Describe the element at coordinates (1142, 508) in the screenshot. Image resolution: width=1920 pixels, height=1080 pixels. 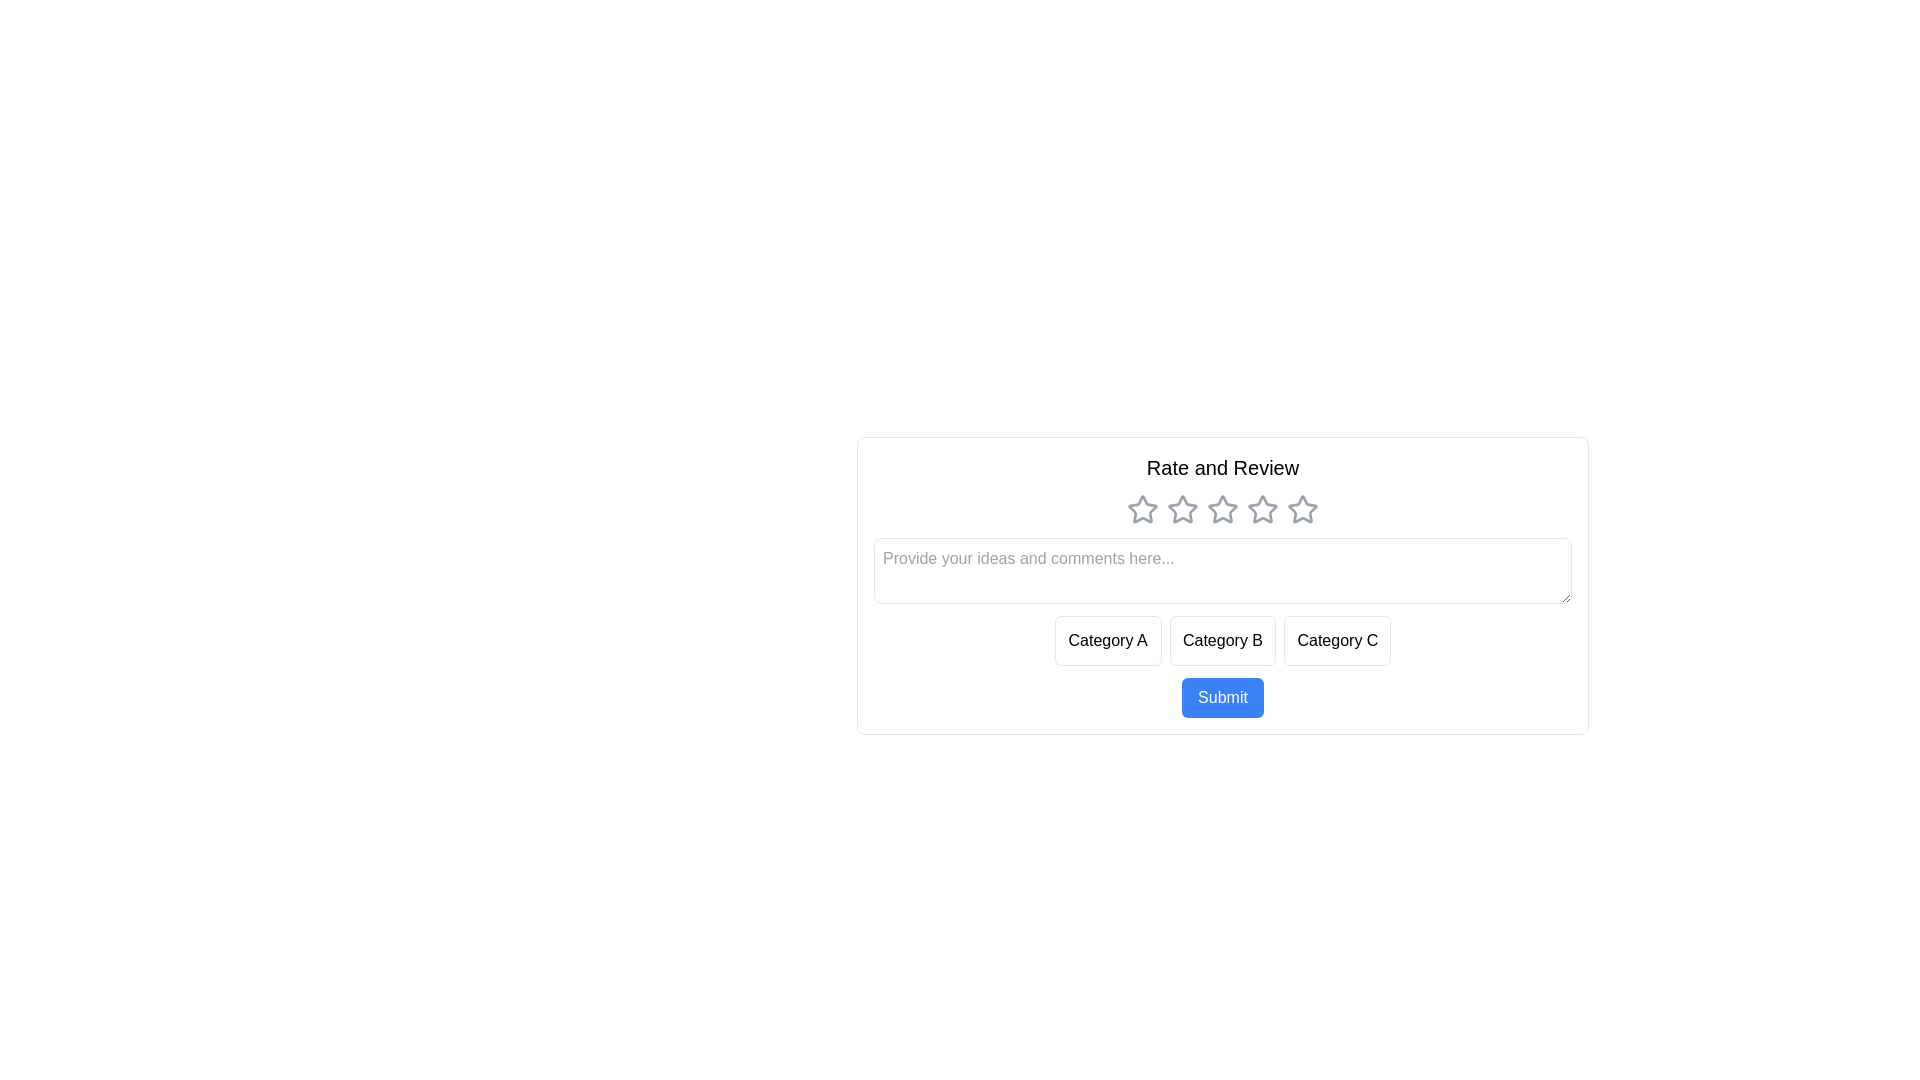
I see `the star corresponding to the rating 1` at that location.